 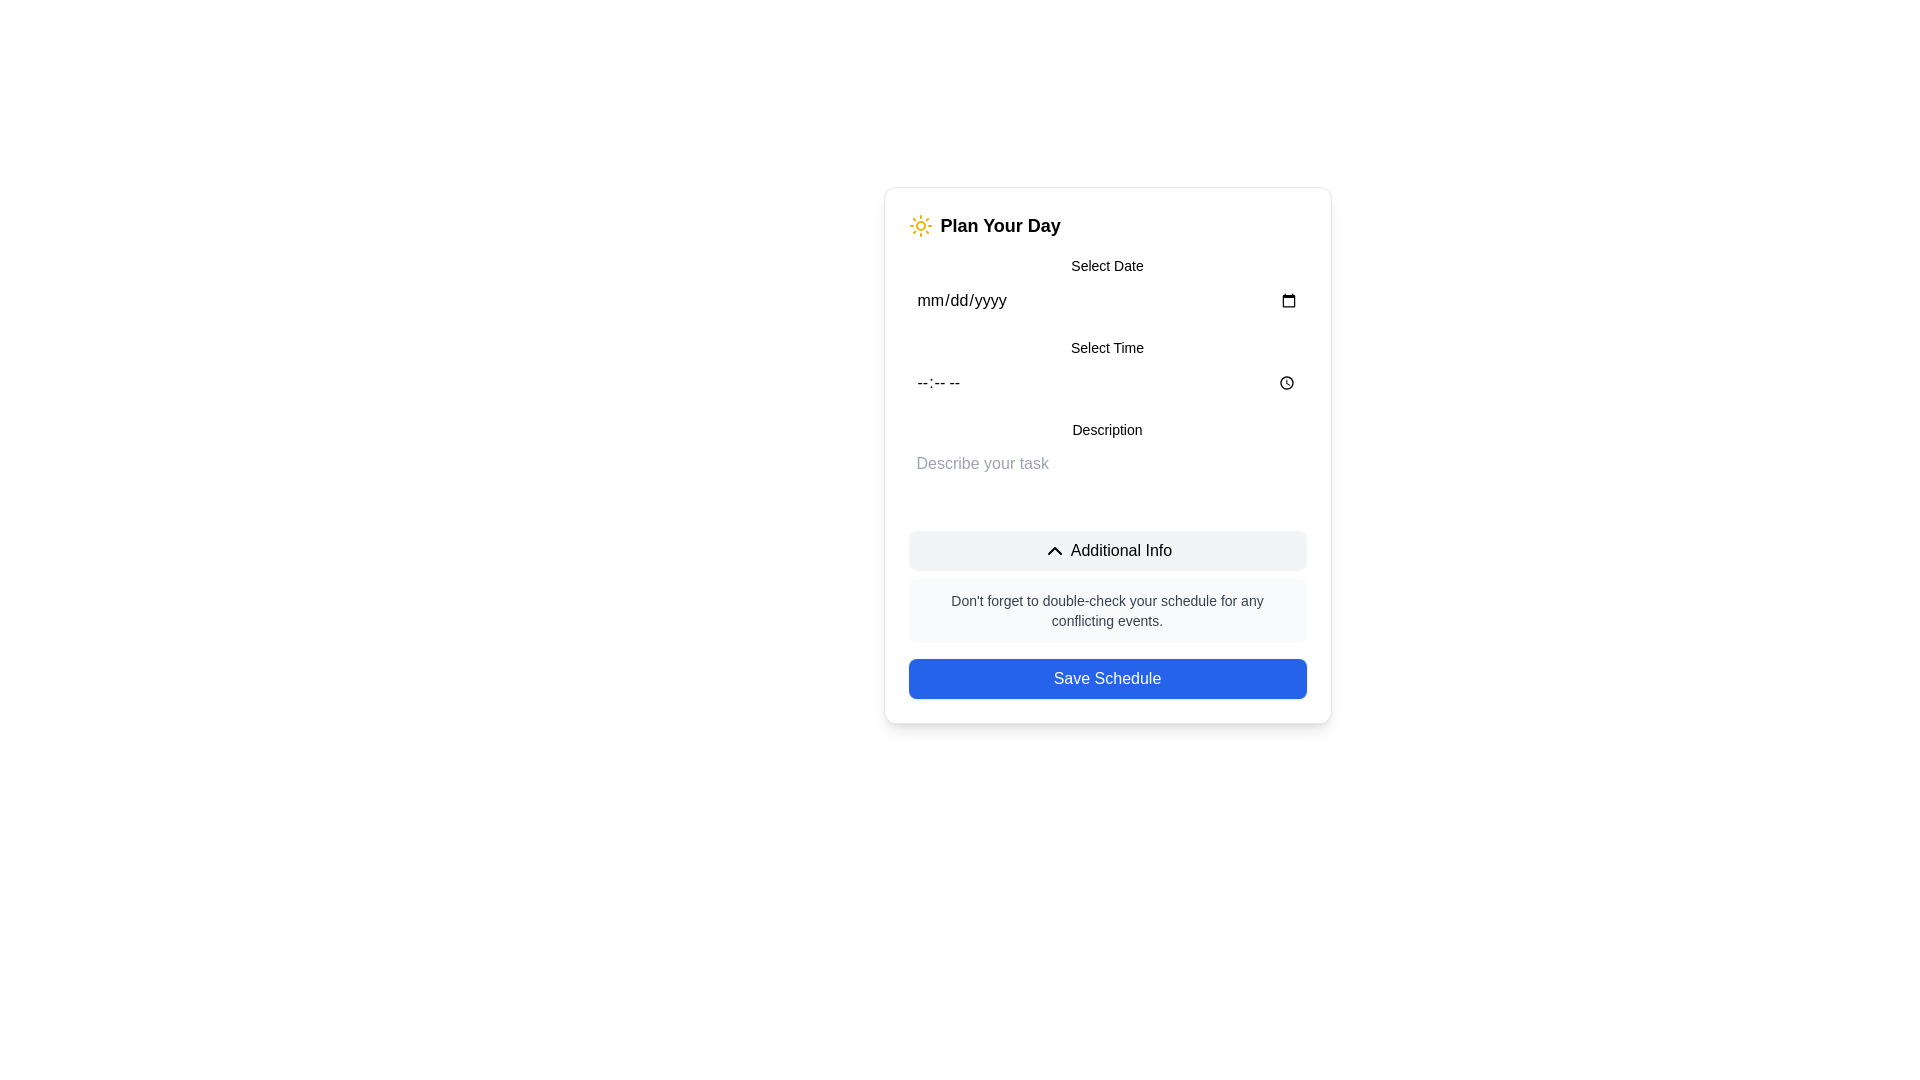 I want to click on the submit button located at the bottom of the vertical form layout, so click(x=1106, y=677).